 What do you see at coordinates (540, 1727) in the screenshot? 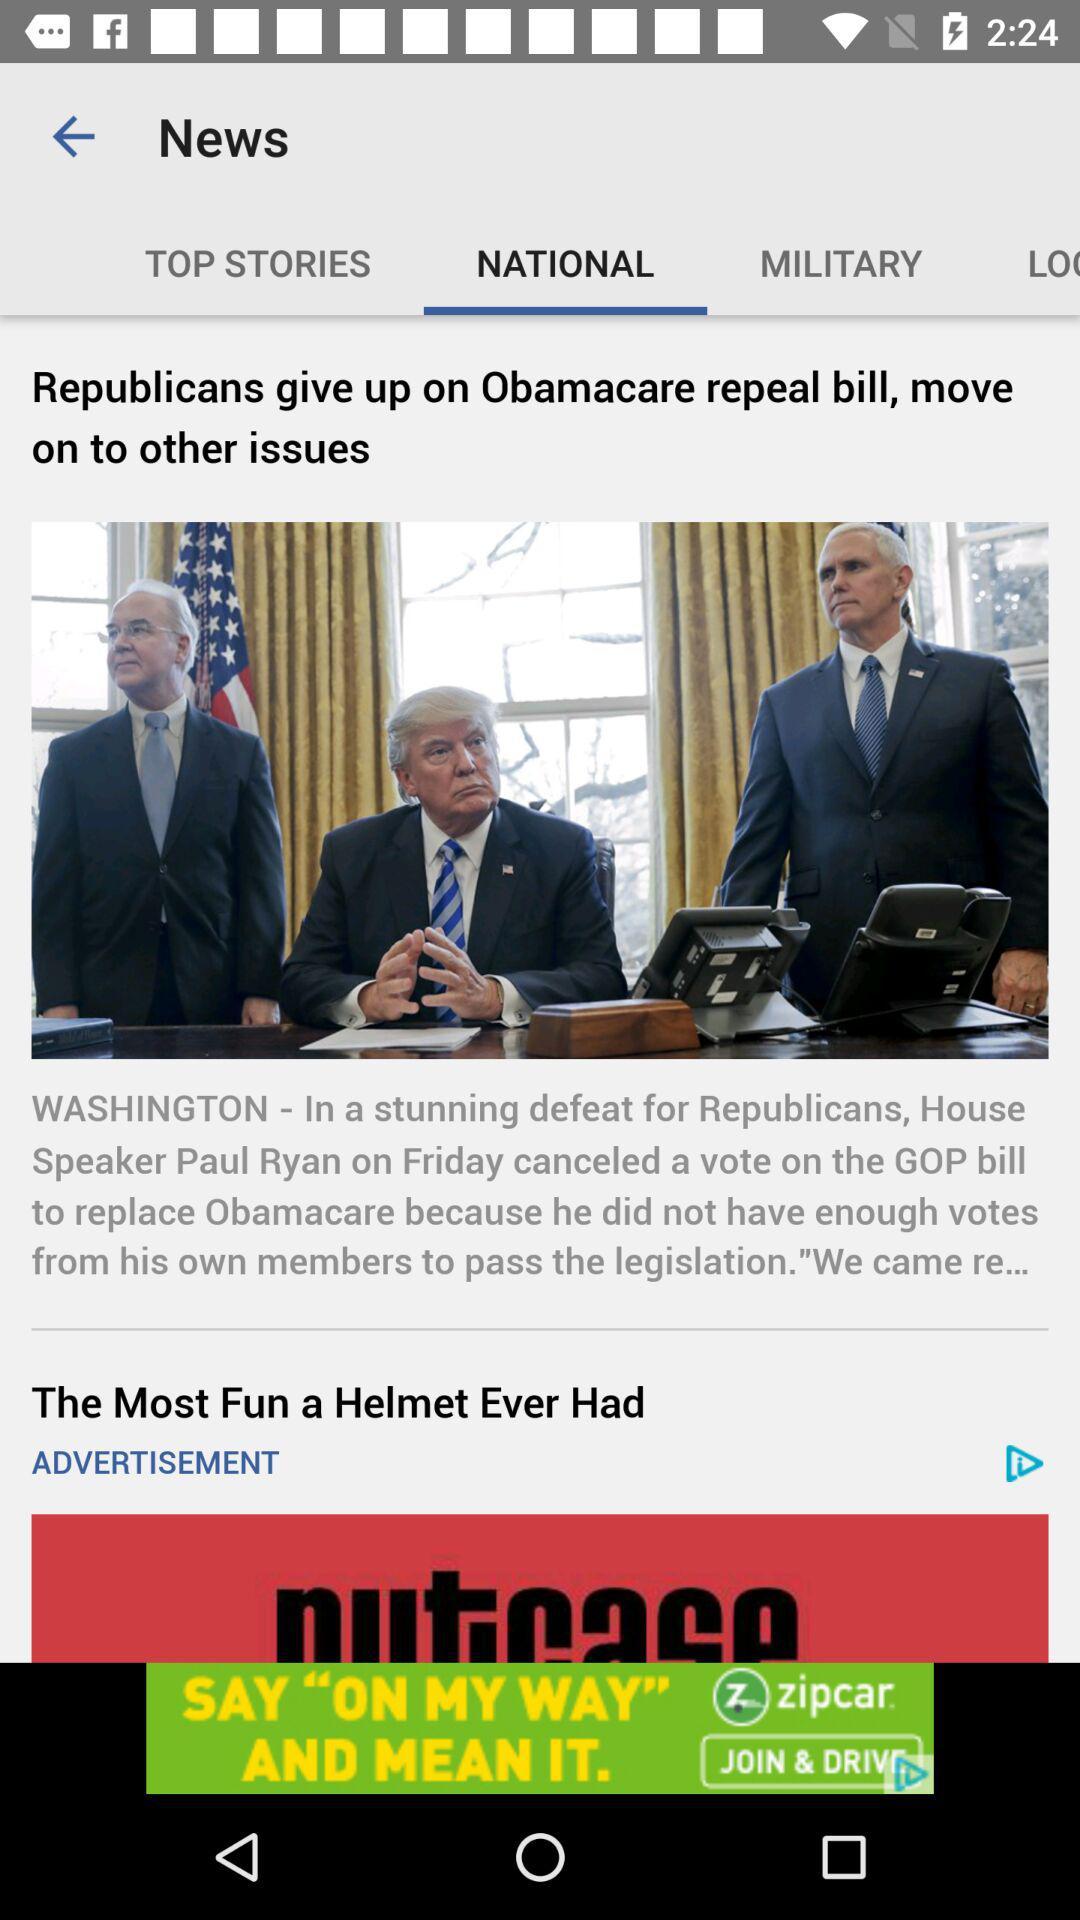
I see `open` at bounding box center [540, 1727].